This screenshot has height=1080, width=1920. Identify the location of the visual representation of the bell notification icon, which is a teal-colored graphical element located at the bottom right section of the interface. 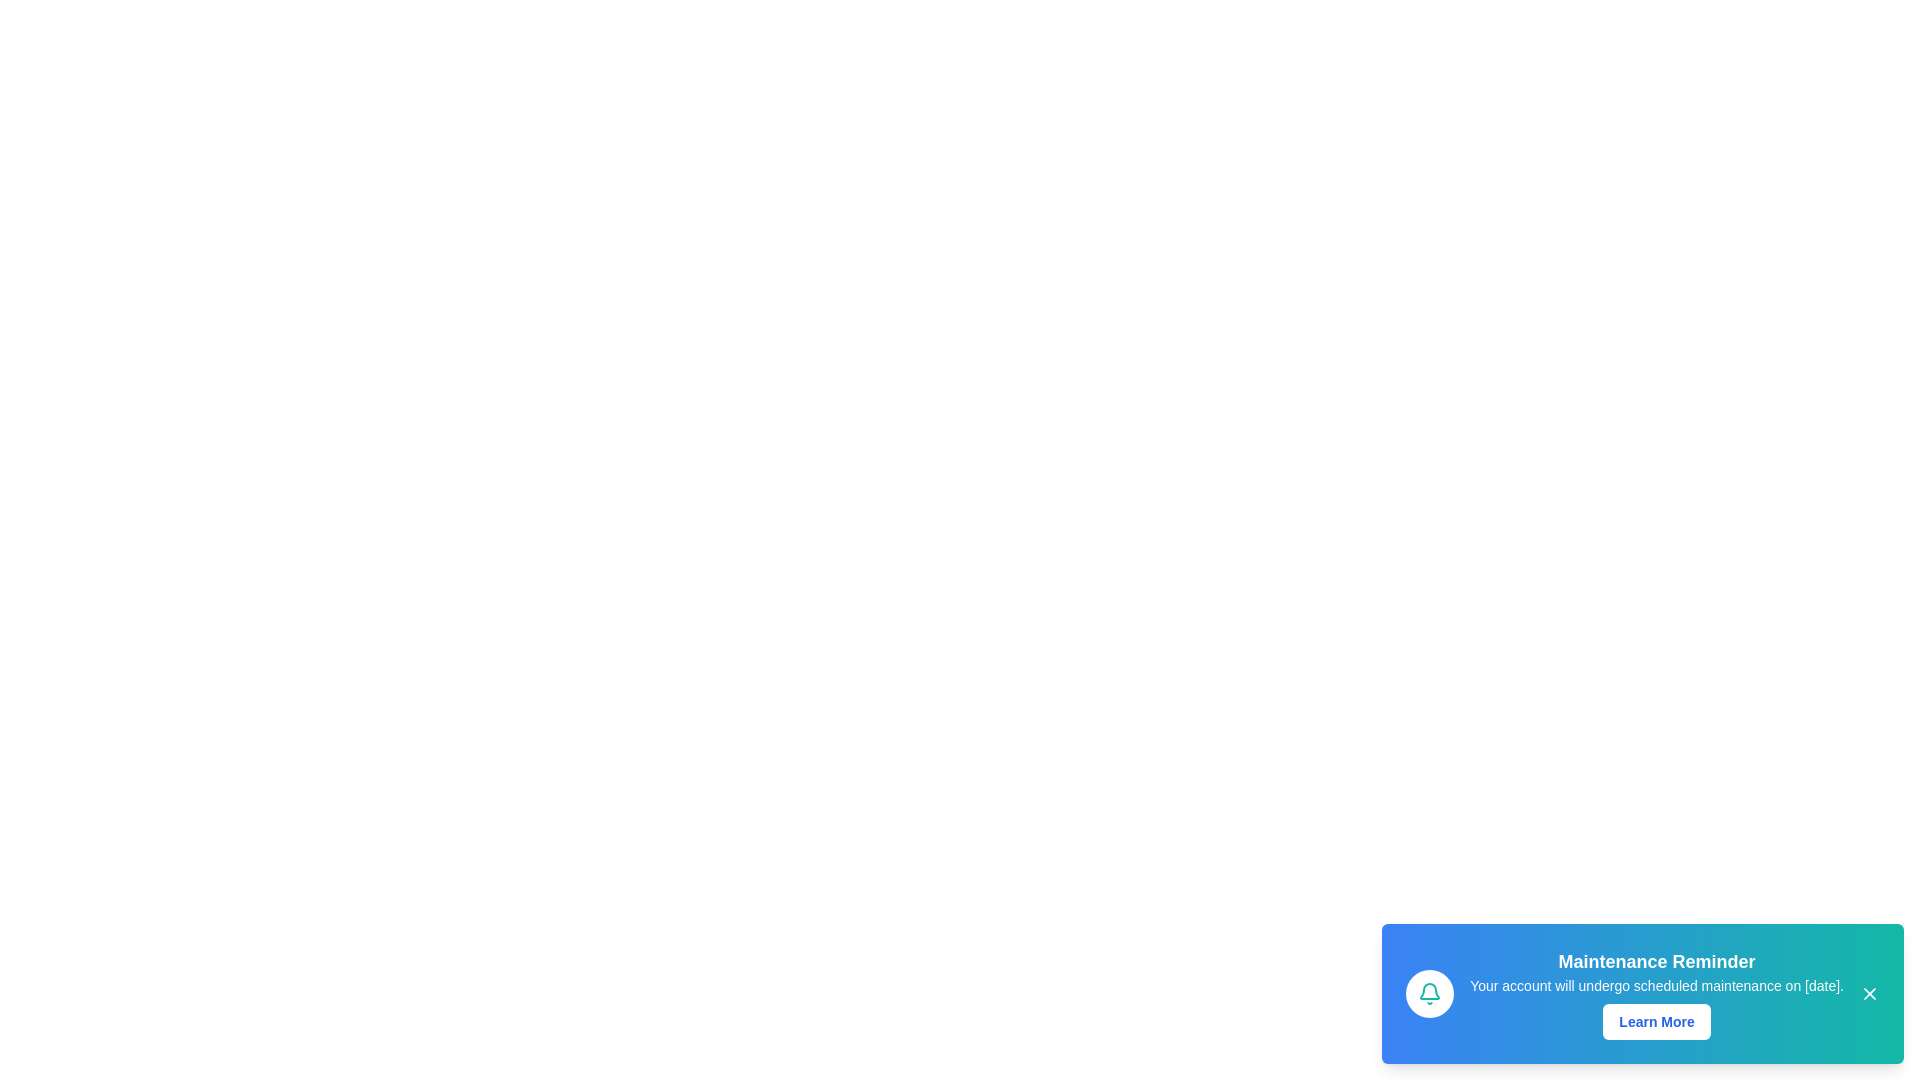
(1429, 991).